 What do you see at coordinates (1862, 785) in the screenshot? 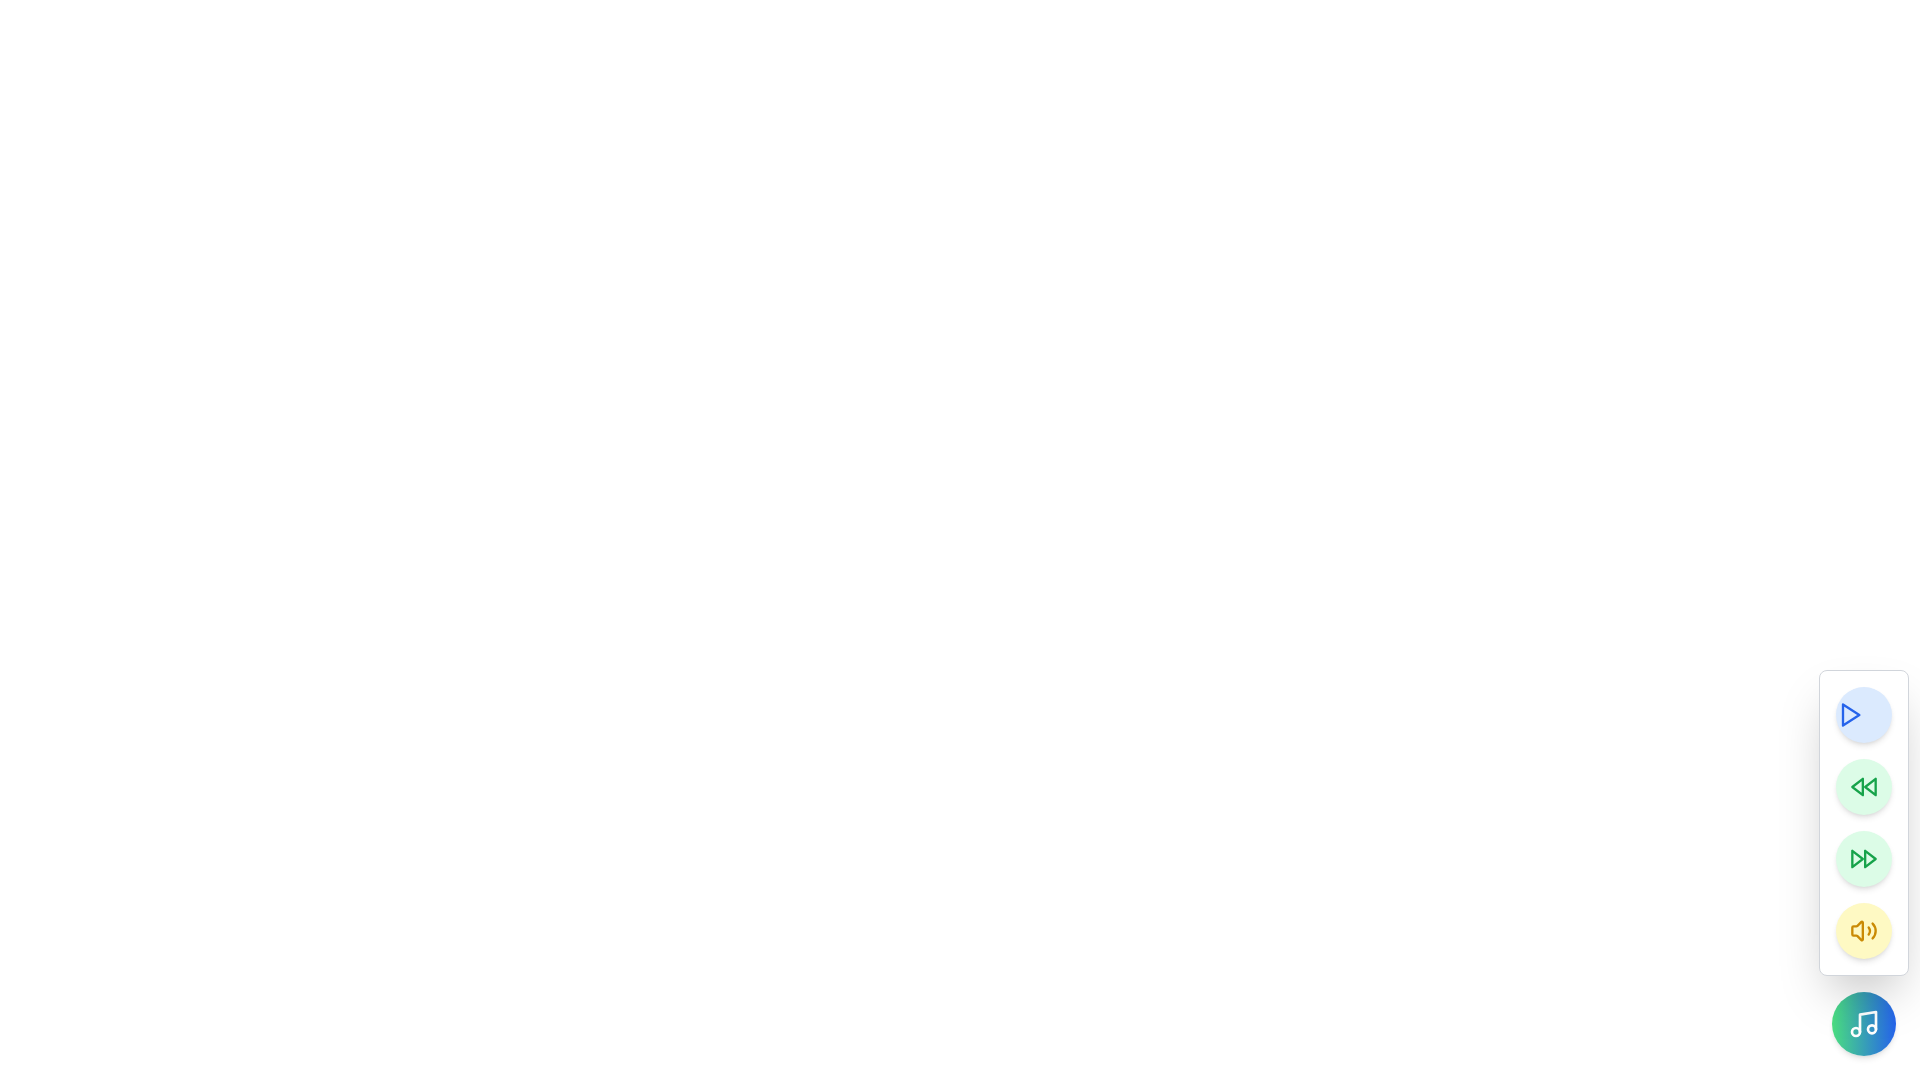
I see `the rewind button, which is a green circular button with a rewind icon, located on the right-hand sidebar of the interface to change its visual state` at bounding box center [1862, 785].